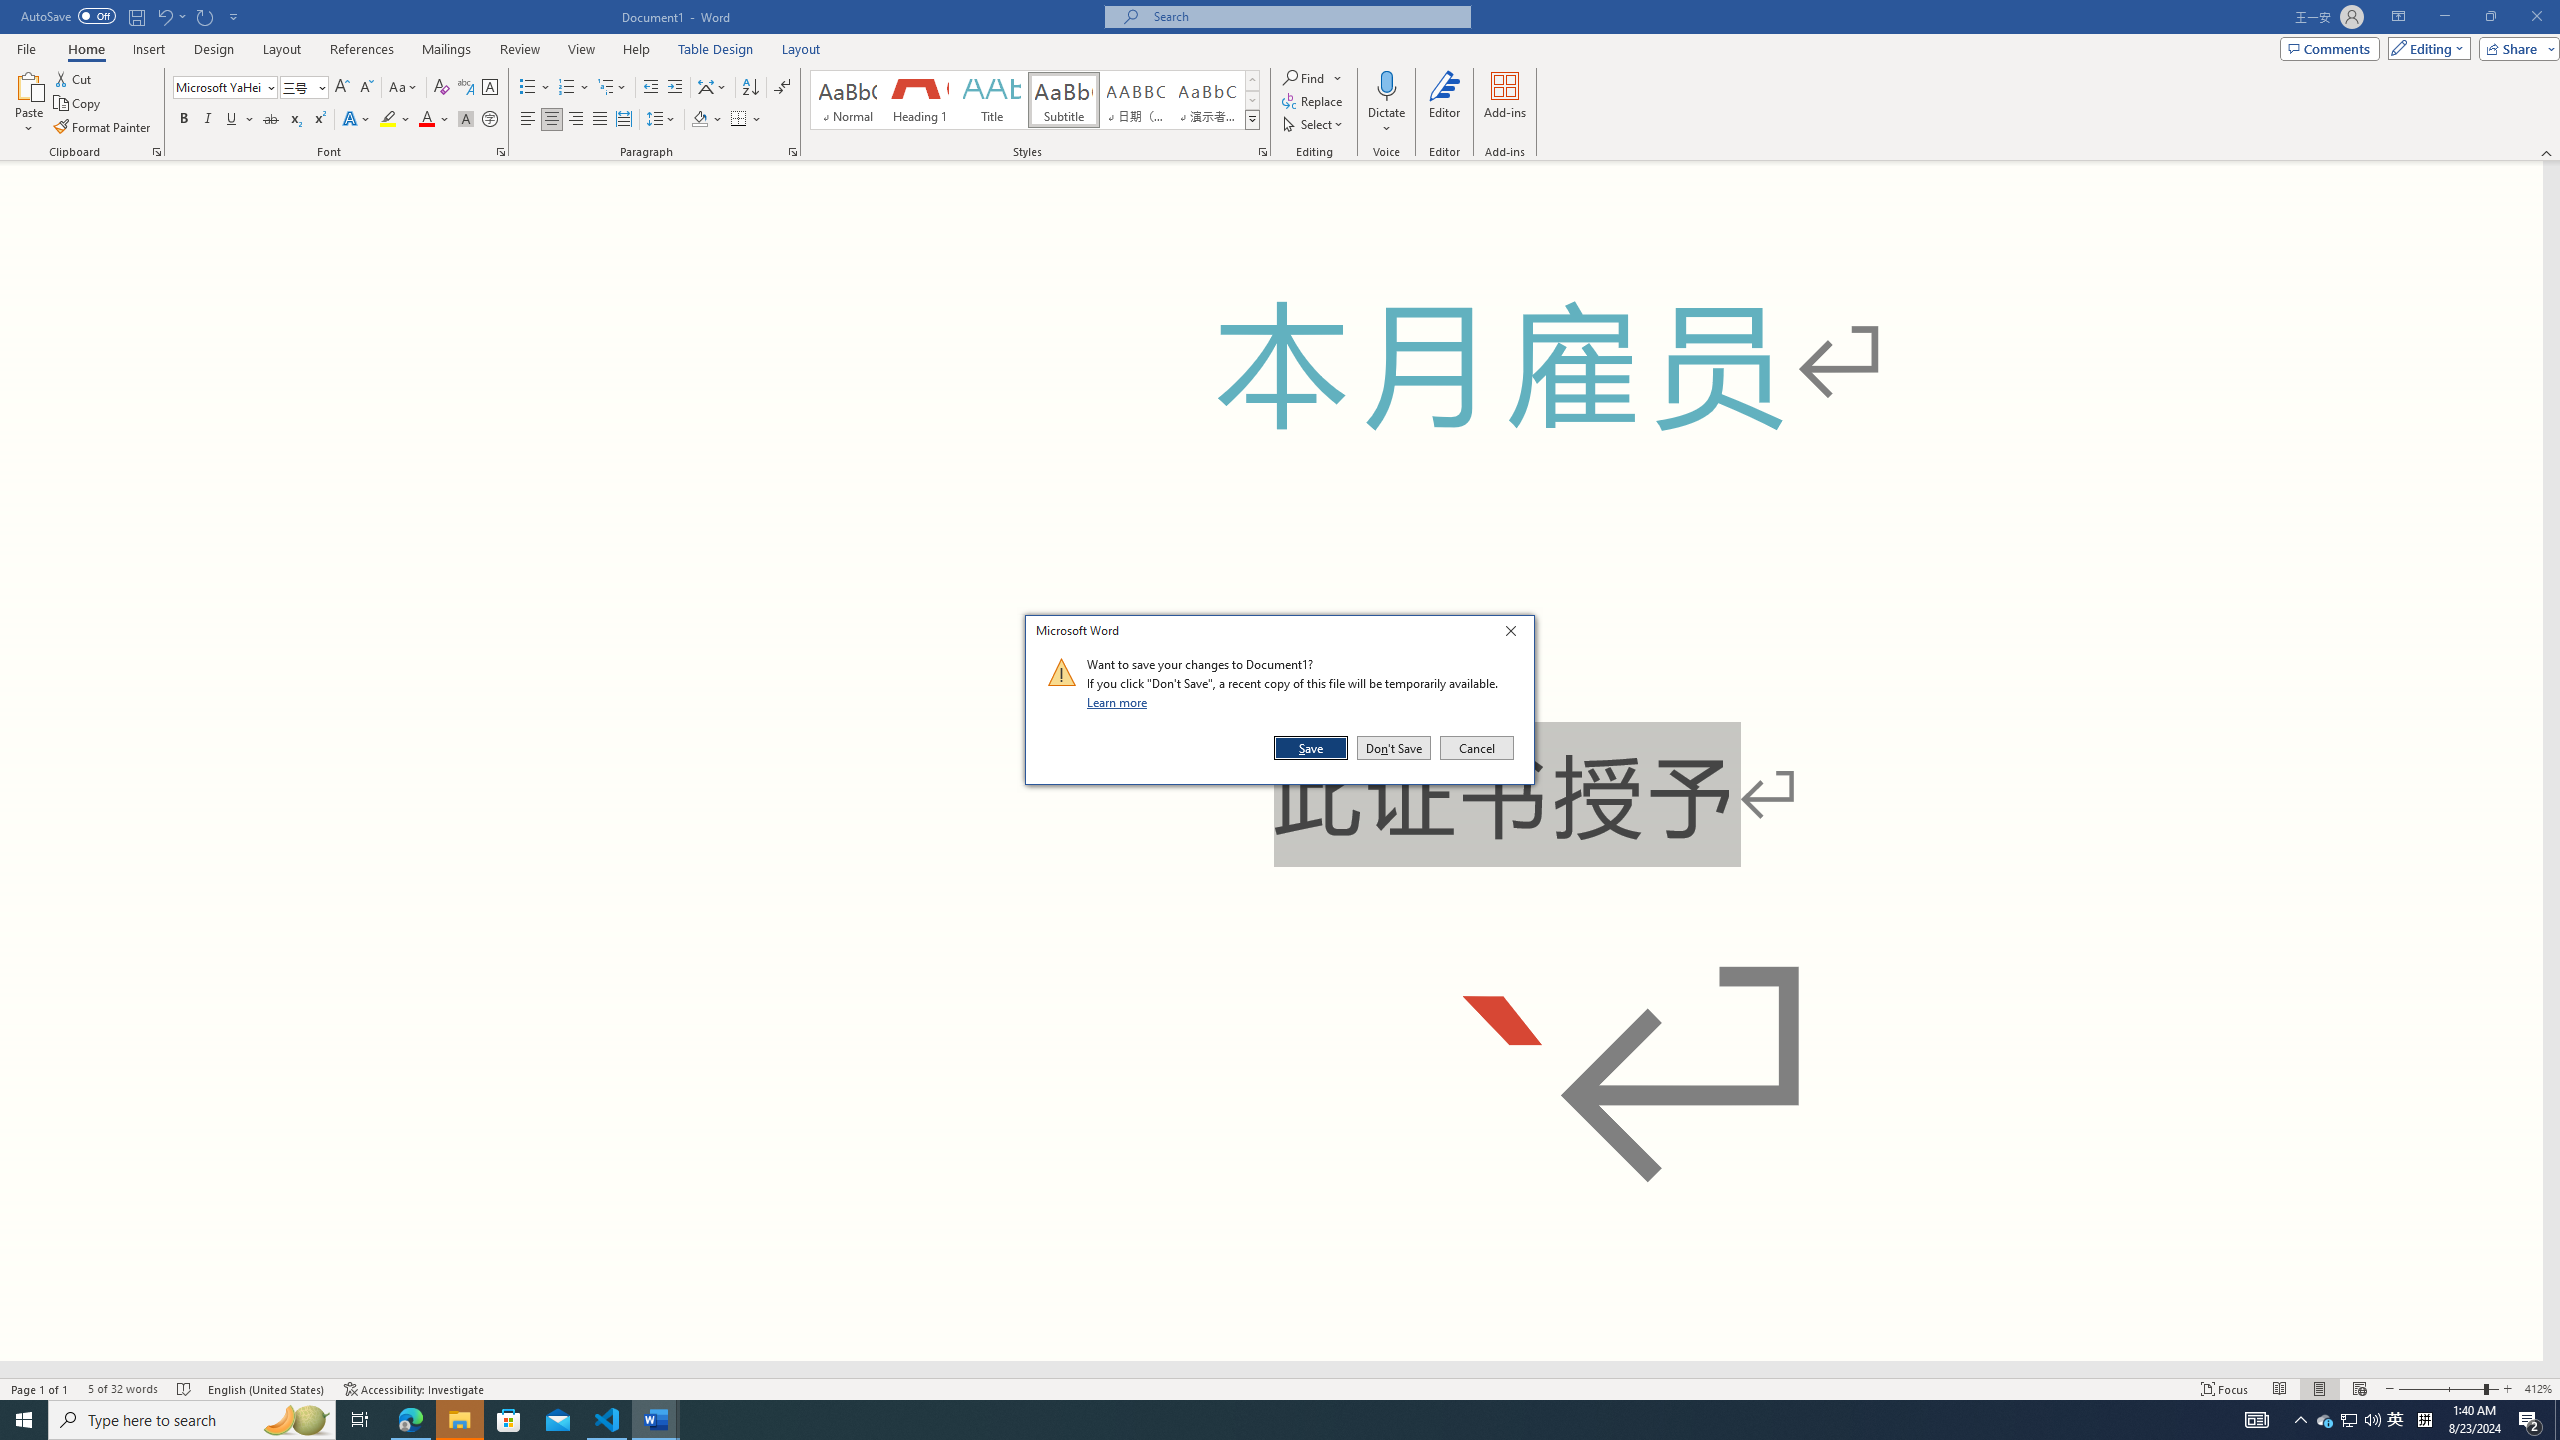 This screenshot has width=2560, height=1440. I want to click on 'Grow Font', so click(341, 87).